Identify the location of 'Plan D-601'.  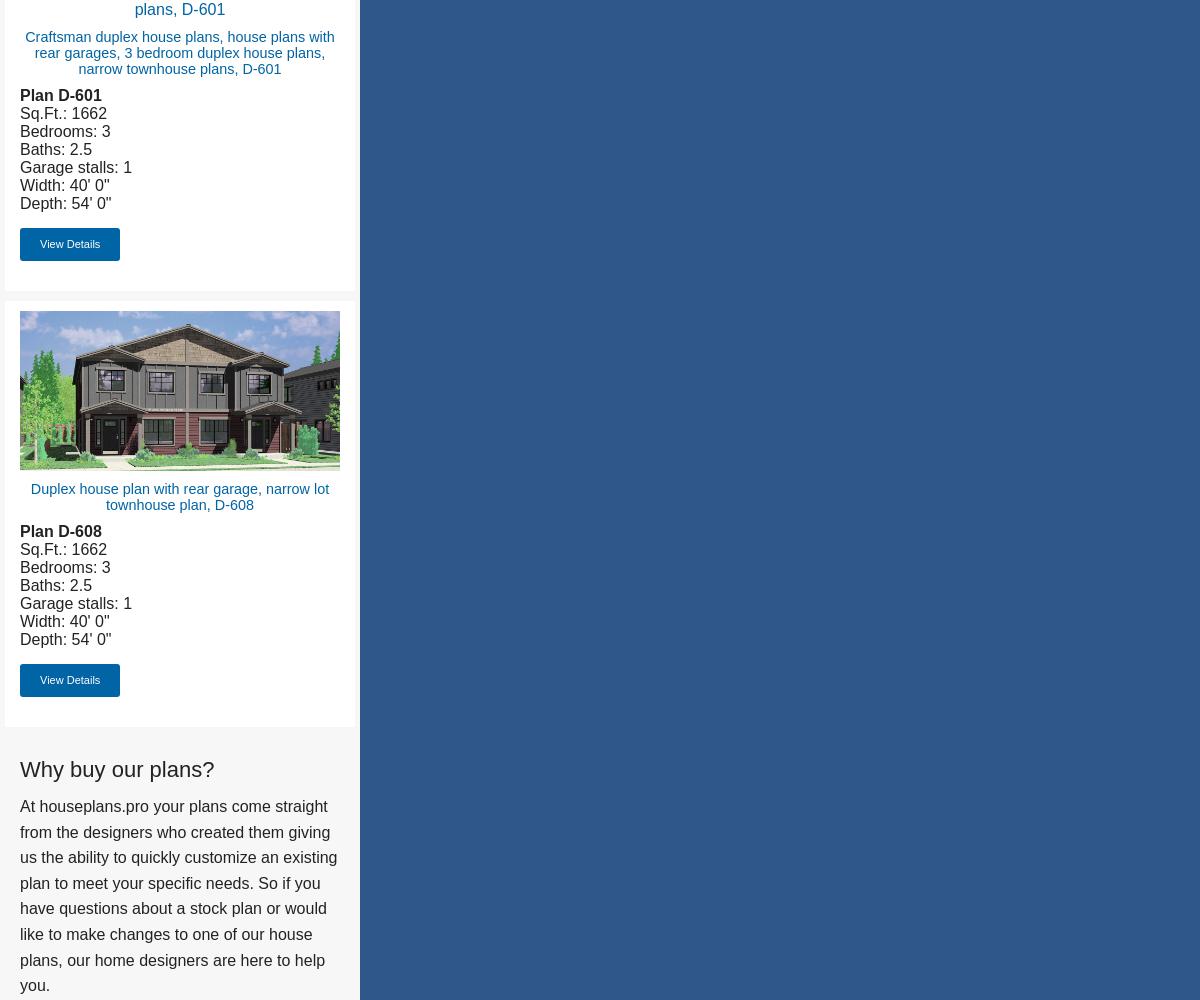
(20, 94).